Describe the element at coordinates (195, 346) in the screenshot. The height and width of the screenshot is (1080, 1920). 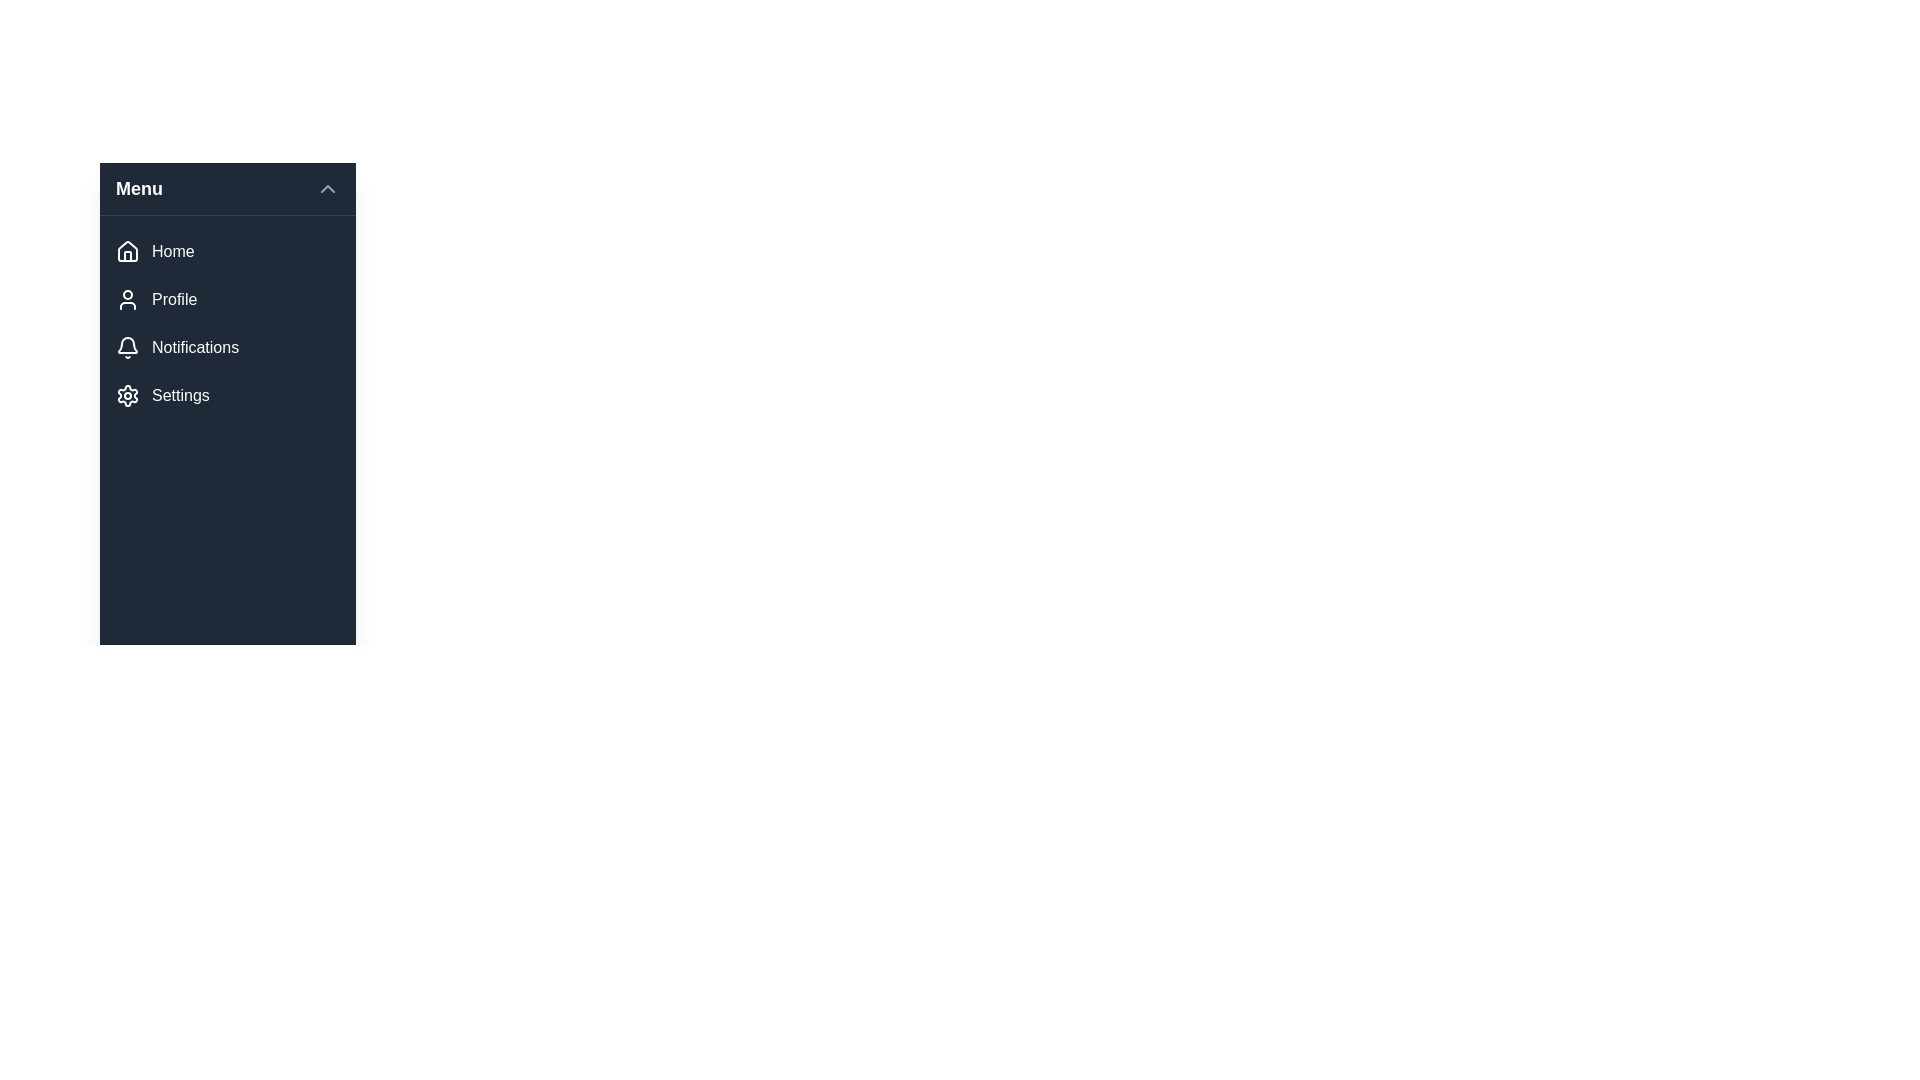
I see `the notifications menu option, which is the third item in the vertical list located on the left side of the interface, positioned to the right of the bell icon and above the 'Settings' menu item` at that location.